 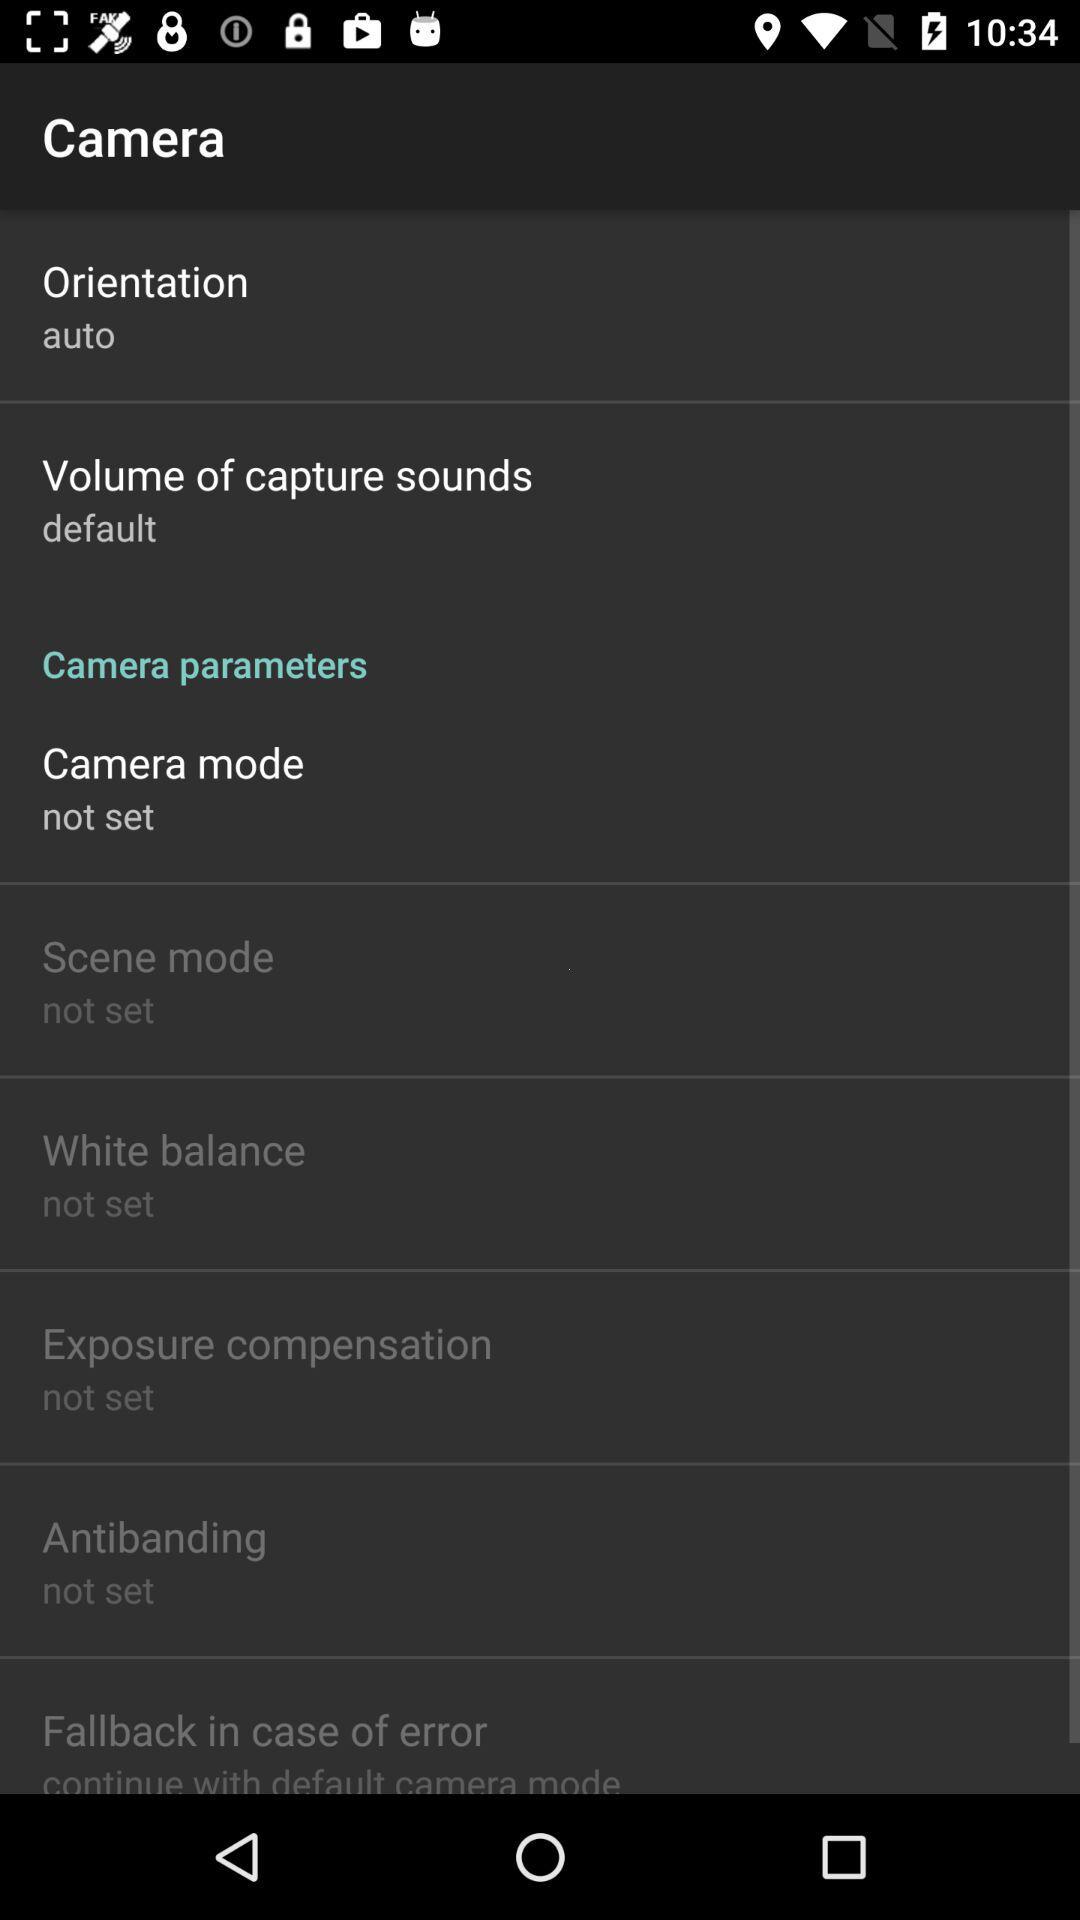 I want to click on the icon above the camera mode icon, so click(x=540, y=642).